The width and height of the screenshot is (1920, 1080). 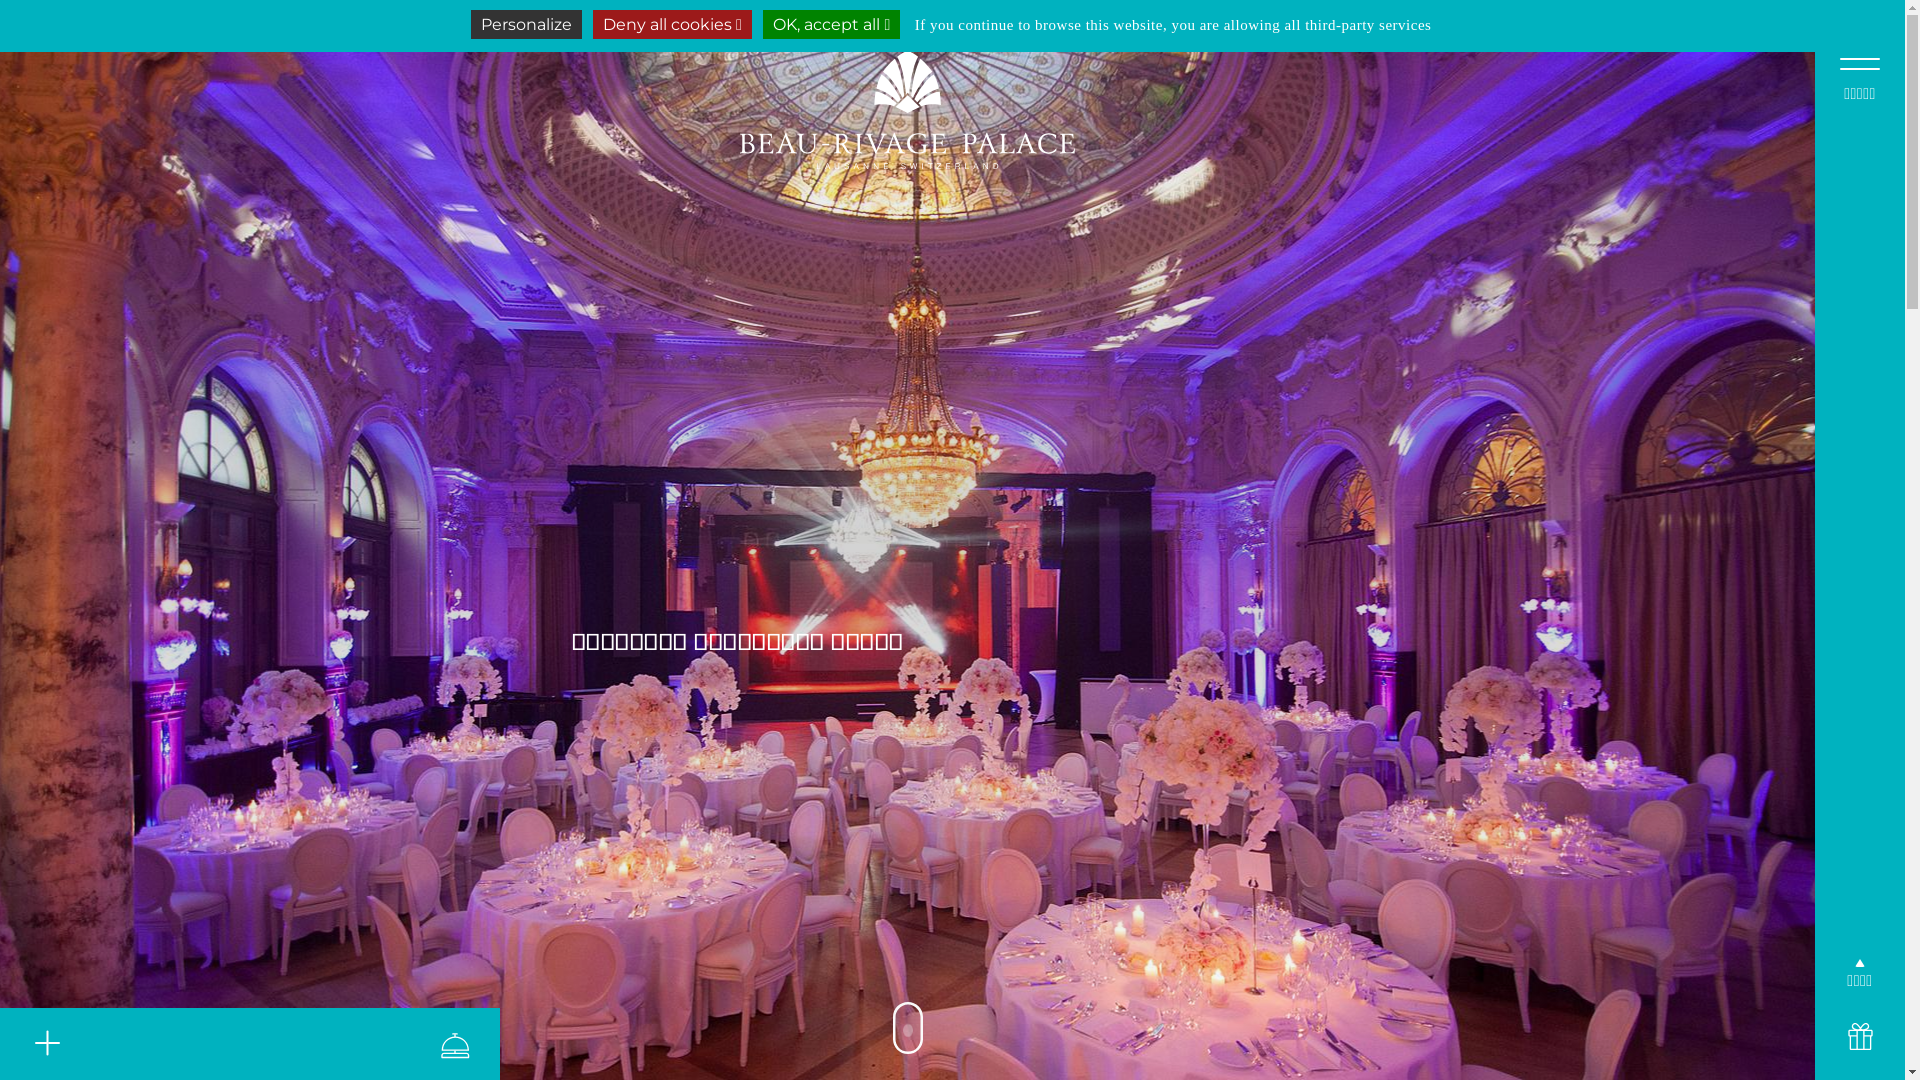 I want to click on 'Deny all cookies', so click(x=672, y=24).